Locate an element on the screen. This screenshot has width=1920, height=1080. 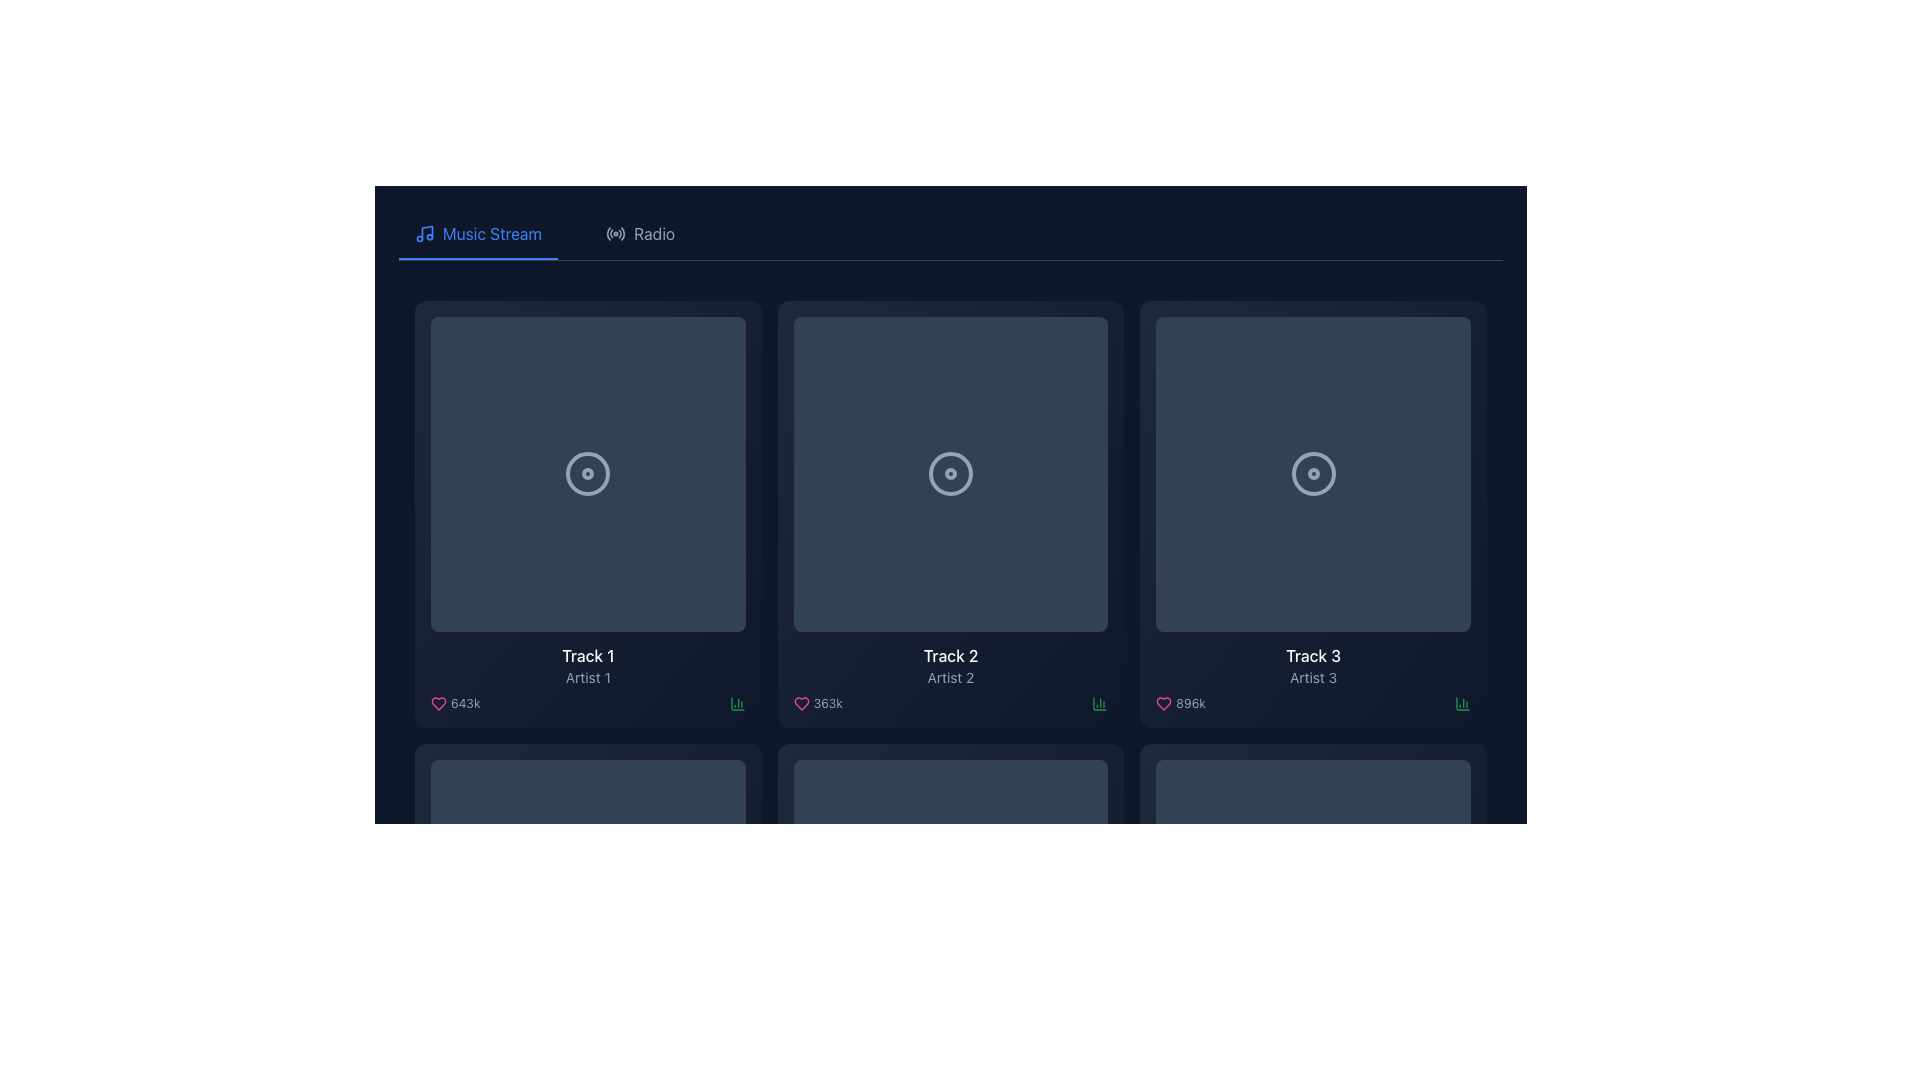
the statistics icon located in the bottom-right section of the 'Track 2' card is located at coordinates (736, 702).